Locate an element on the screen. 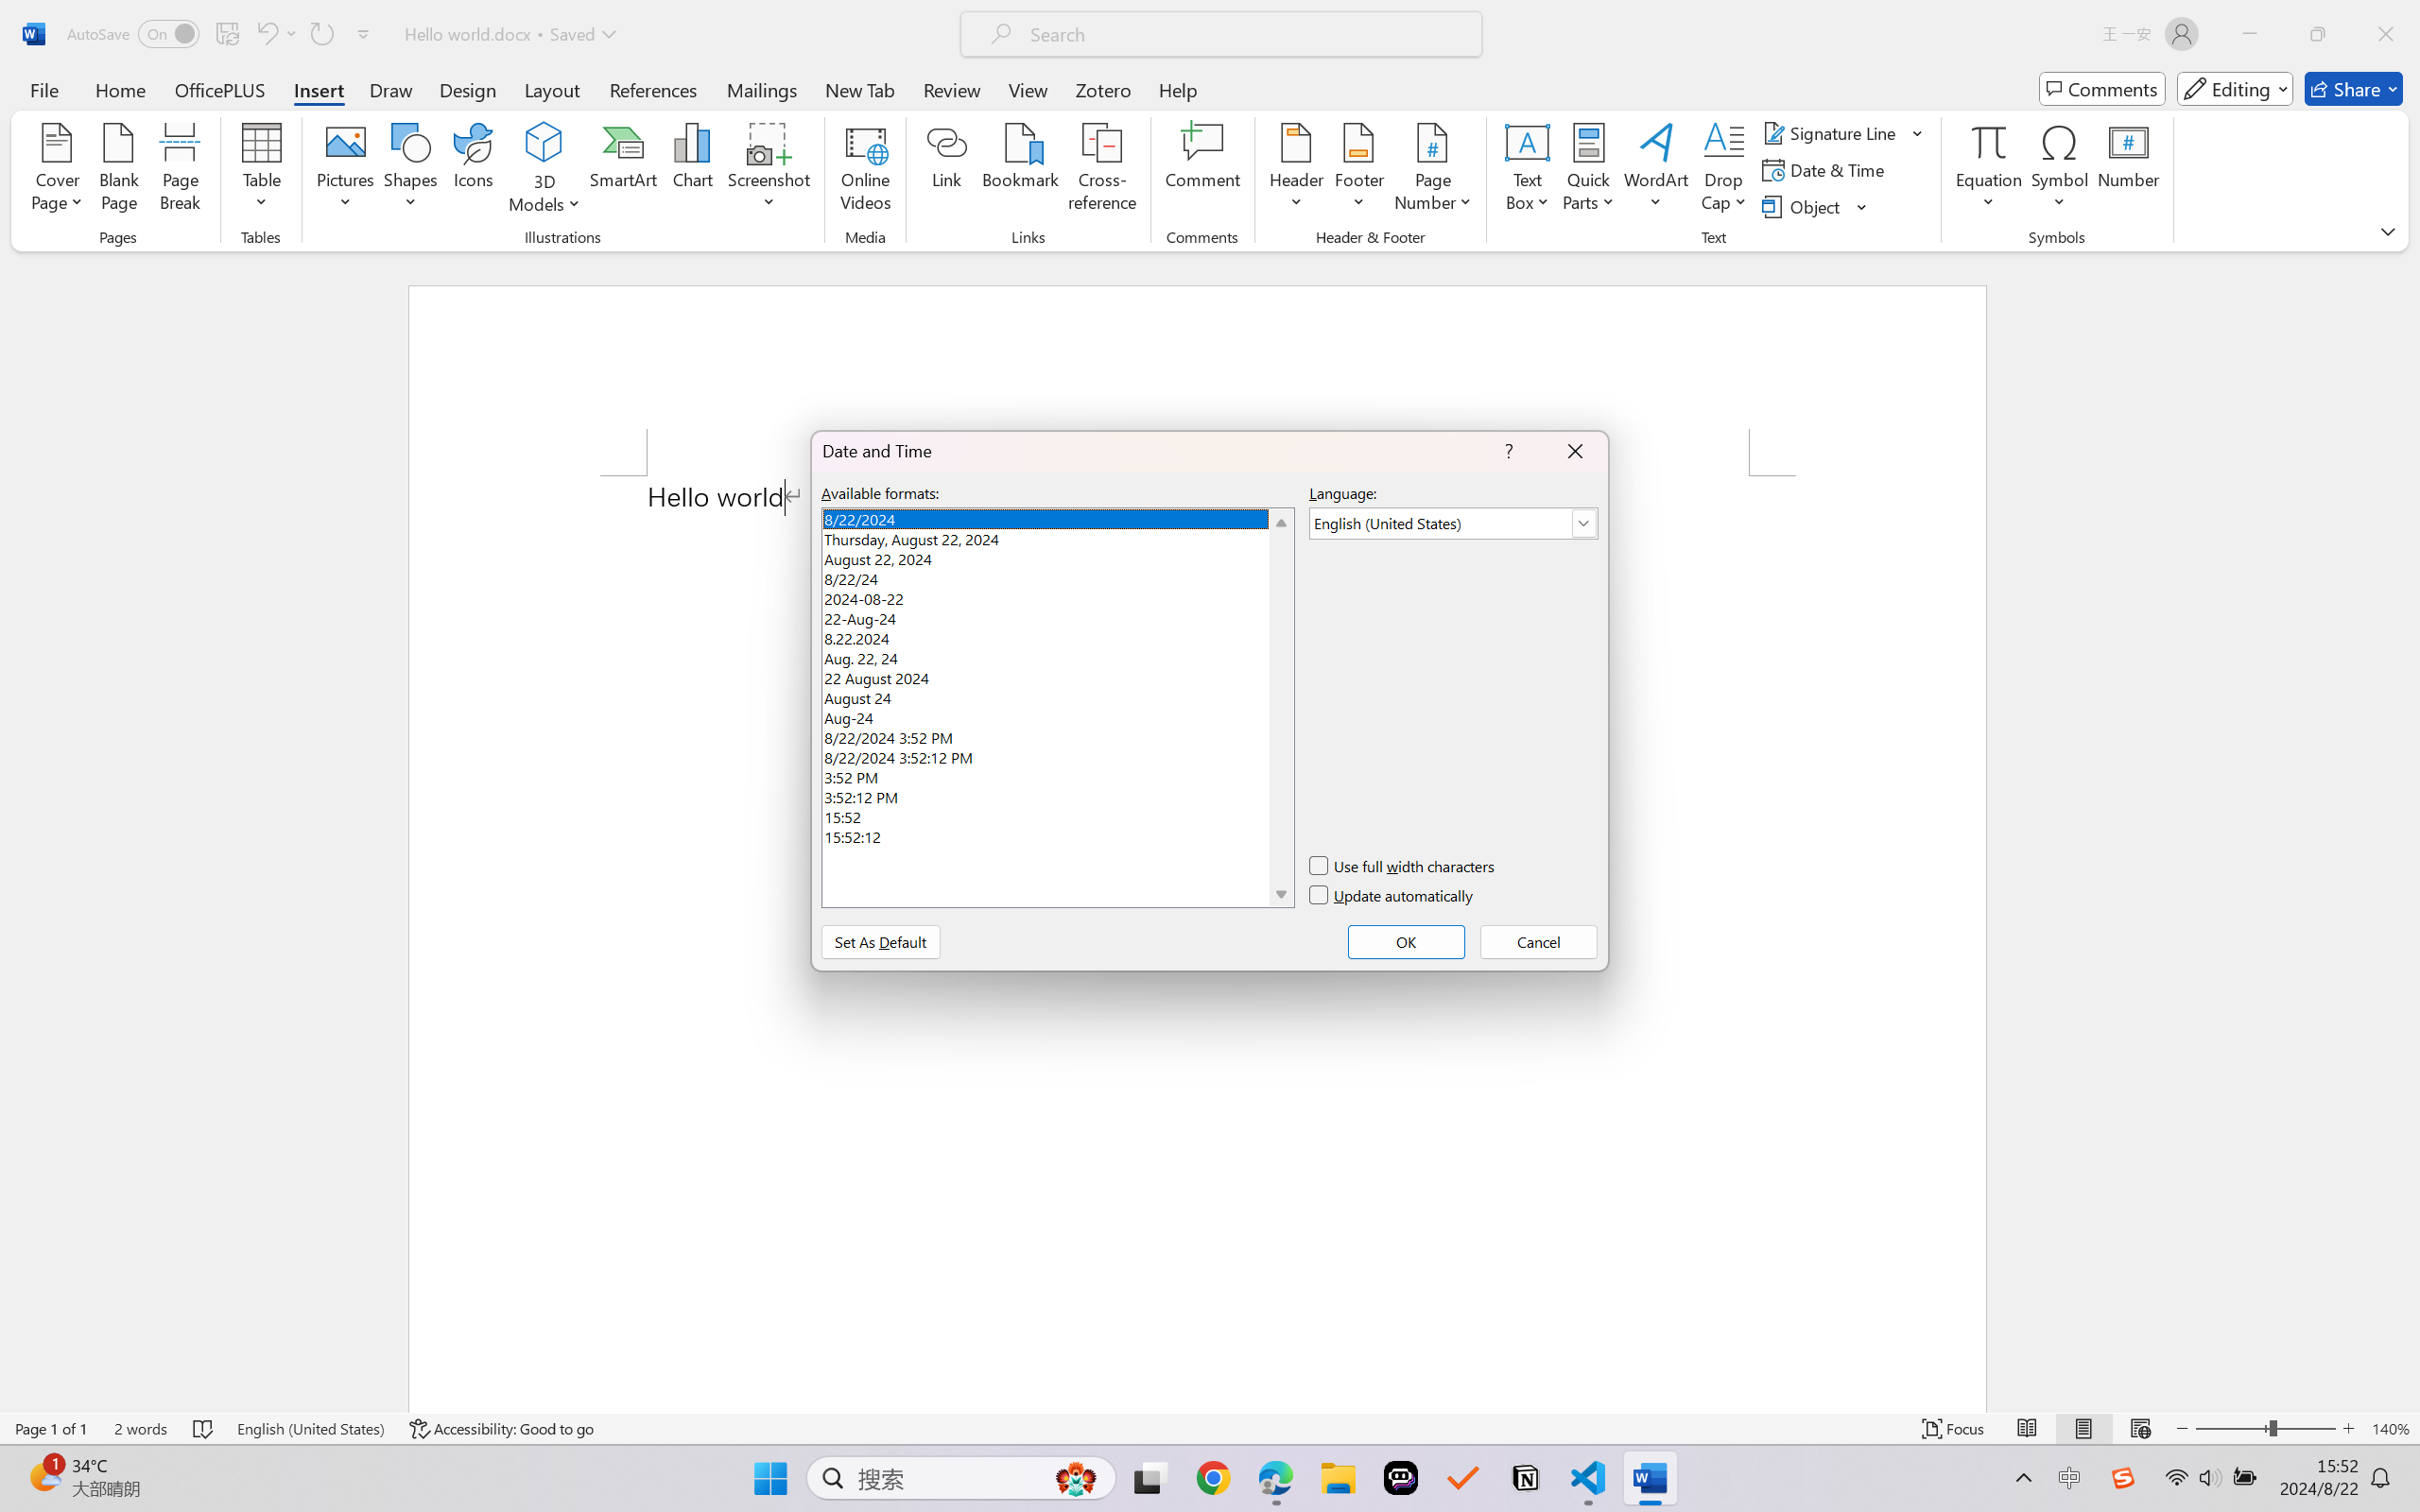  'Cancel' is located at coordinates (1538, 940).